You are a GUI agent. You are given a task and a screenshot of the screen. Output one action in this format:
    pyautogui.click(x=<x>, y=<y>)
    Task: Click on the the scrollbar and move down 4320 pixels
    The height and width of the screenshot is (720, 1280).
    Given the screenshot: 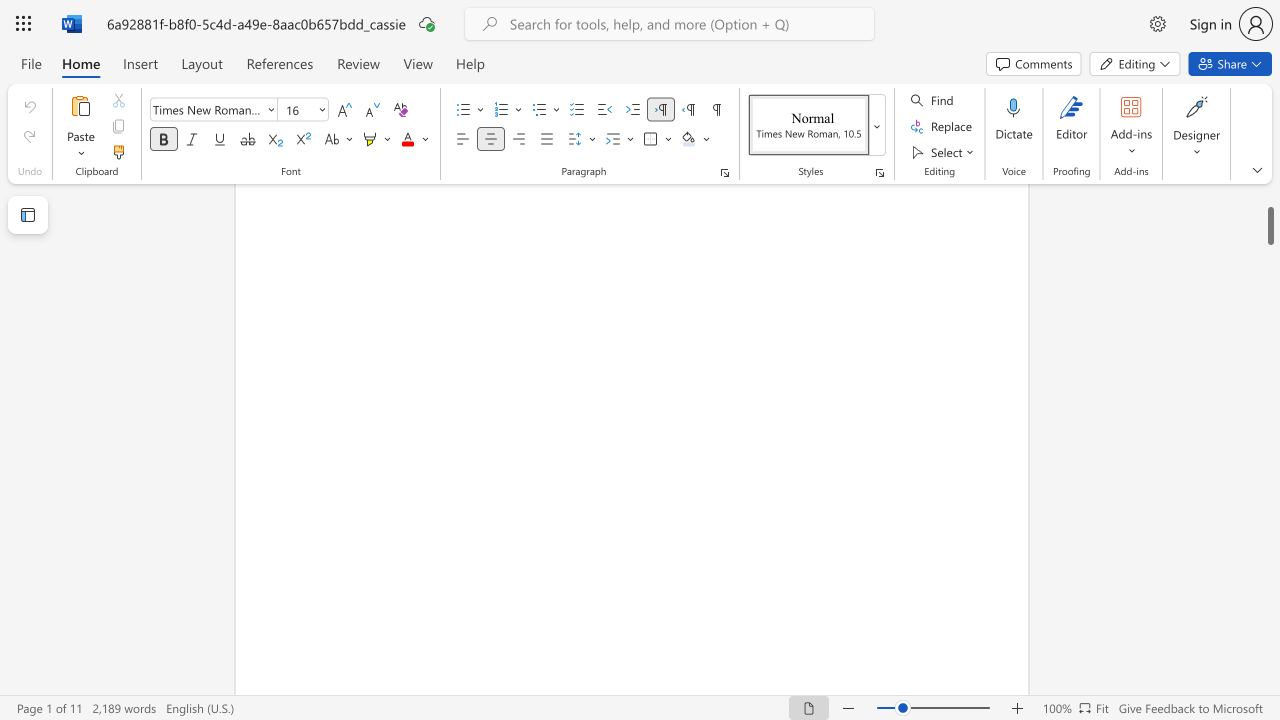 What is the action you would take?
    pyautogui.click(x=1269, y=214)
    